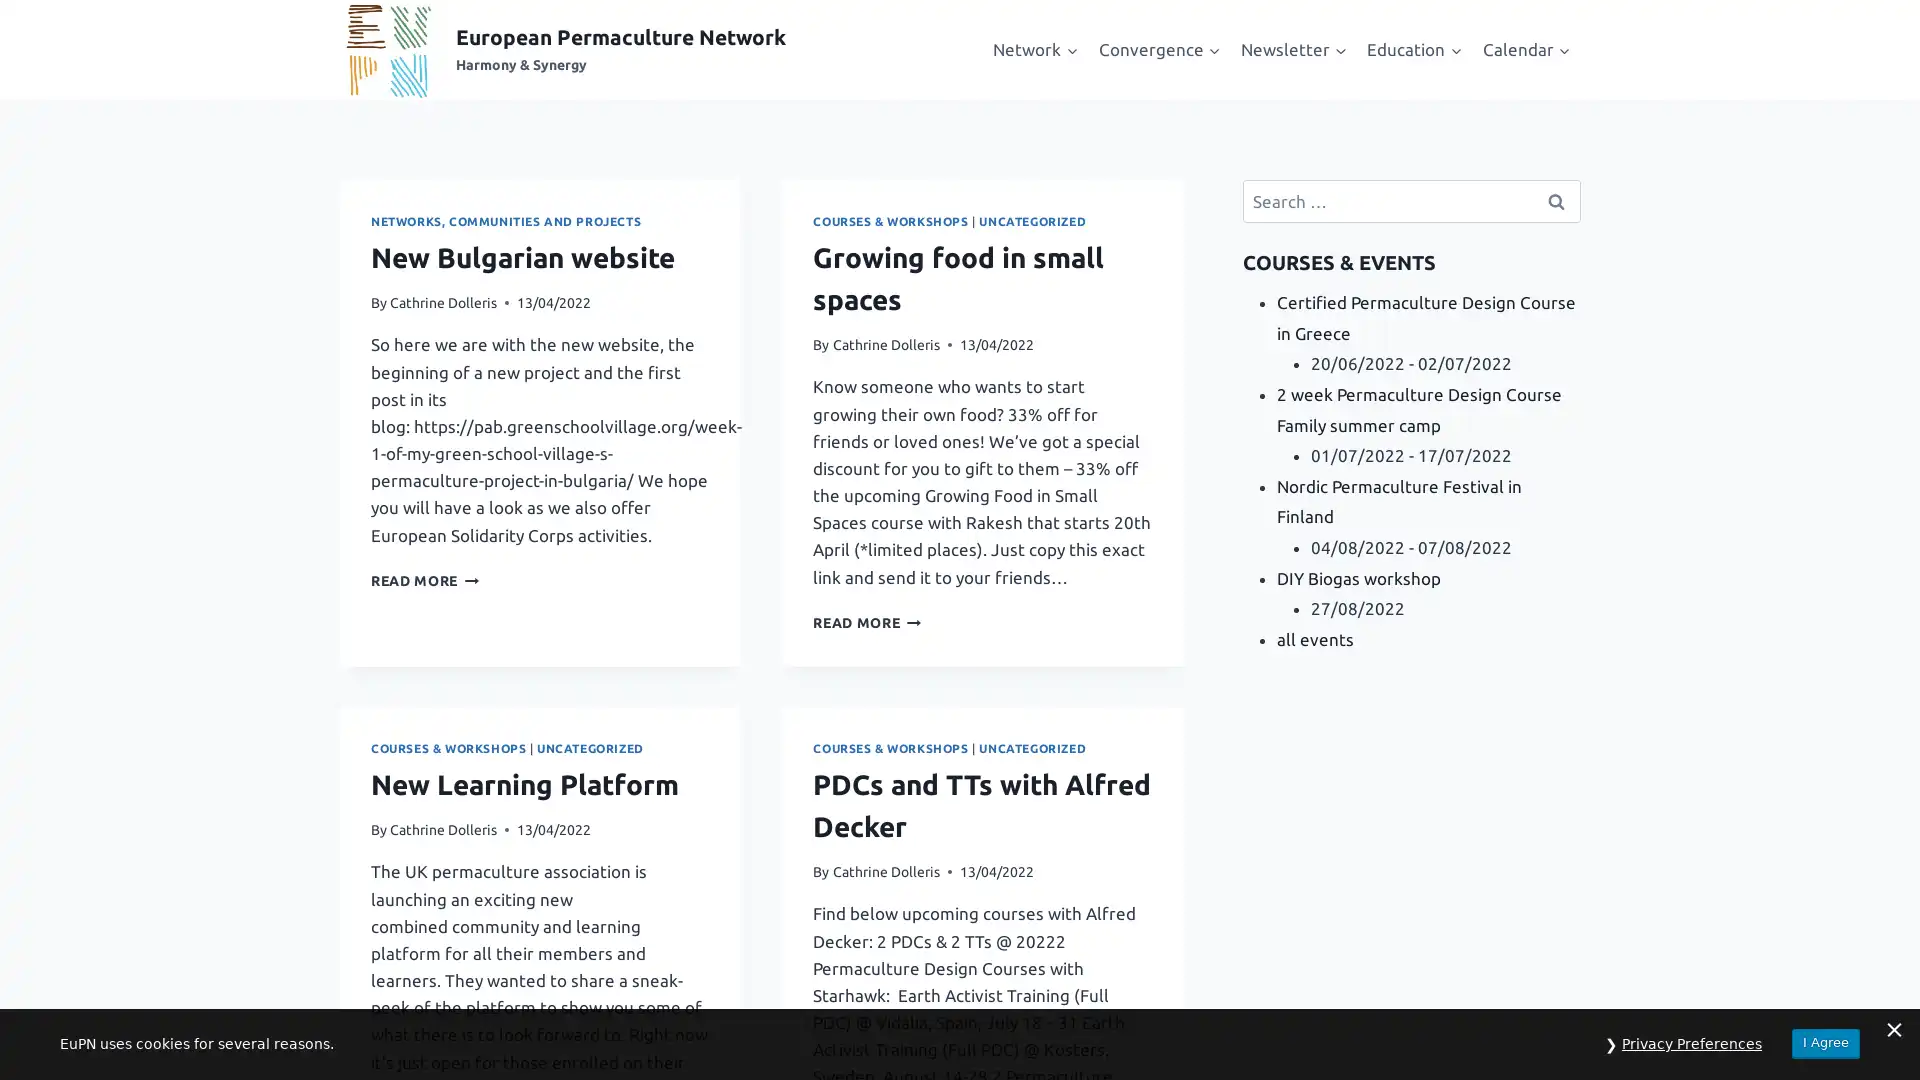 The height and width of the screenshot is (1080, 1920). I want to click on Expand child menu, so click(1413, 48).